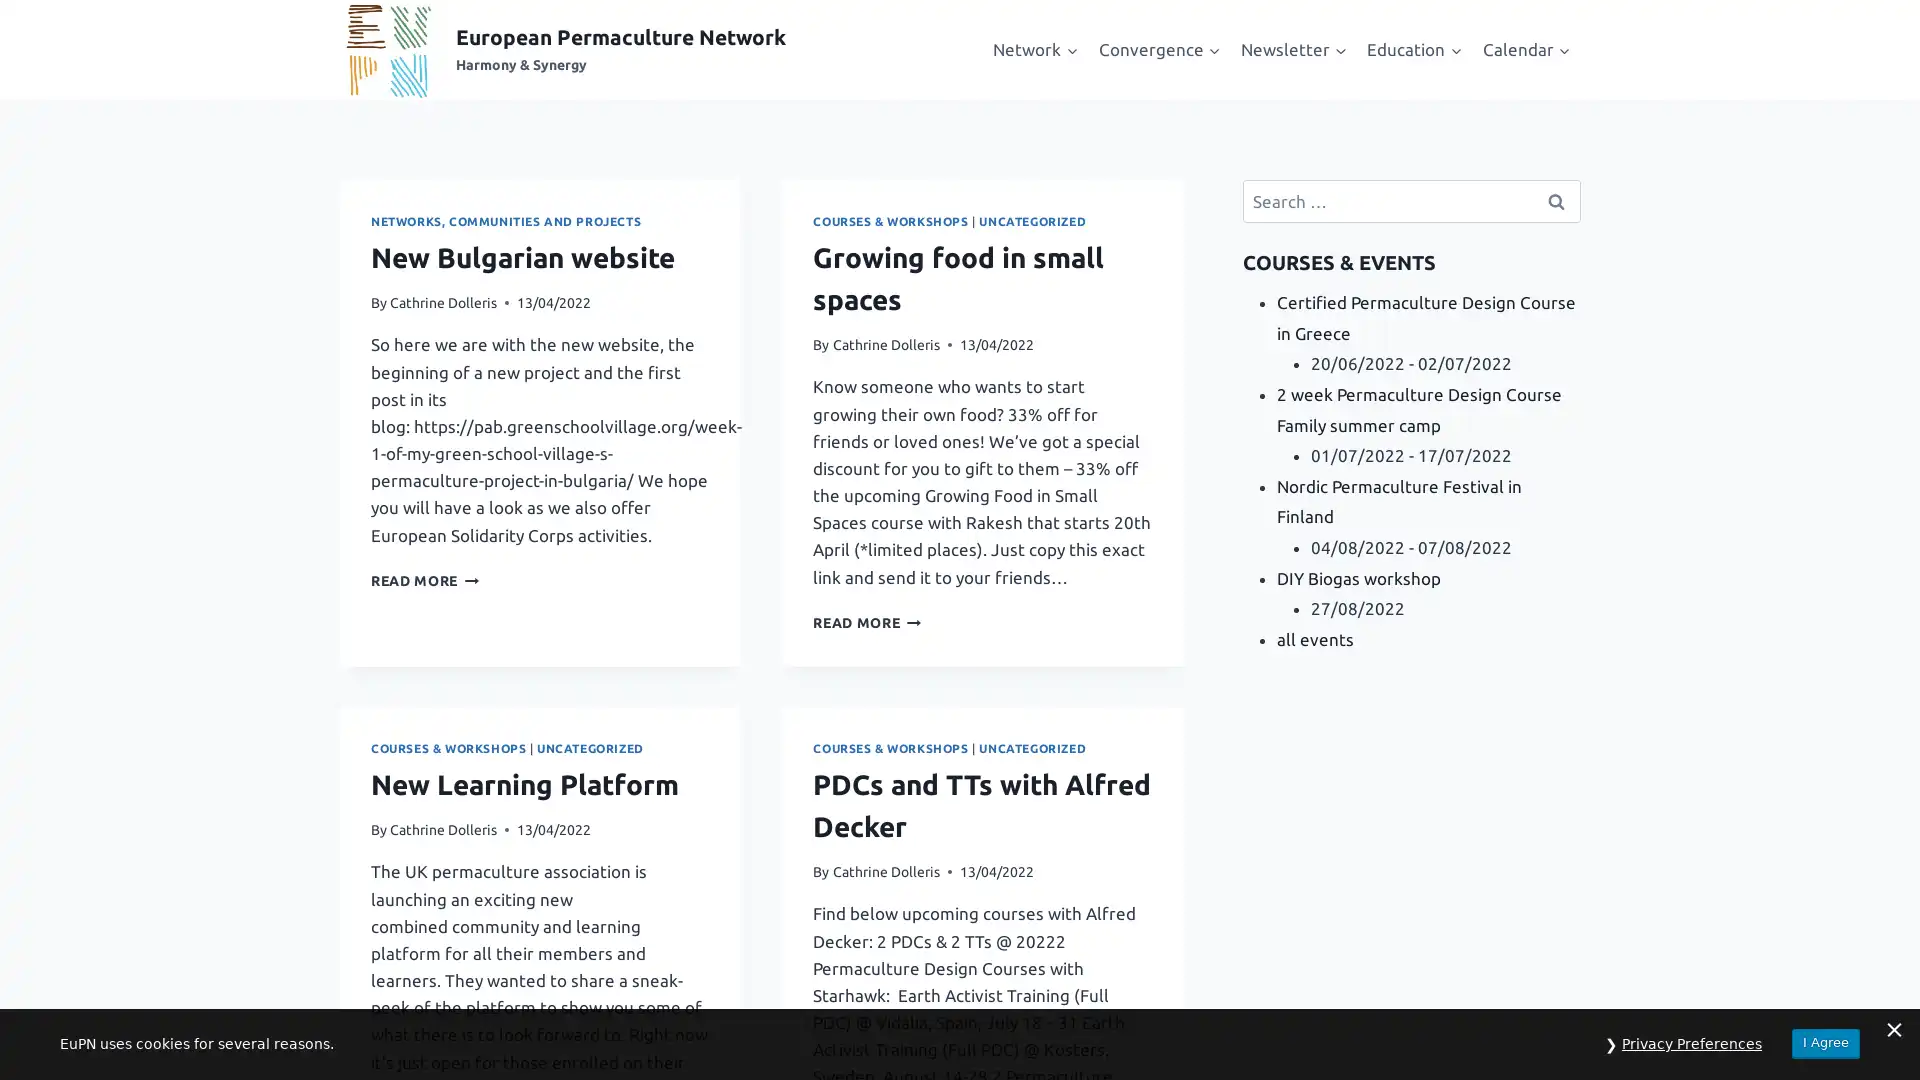 The height and width of the screenshot is (1080, 1920). I want to click on Expand child menu, so click(1413, 48).